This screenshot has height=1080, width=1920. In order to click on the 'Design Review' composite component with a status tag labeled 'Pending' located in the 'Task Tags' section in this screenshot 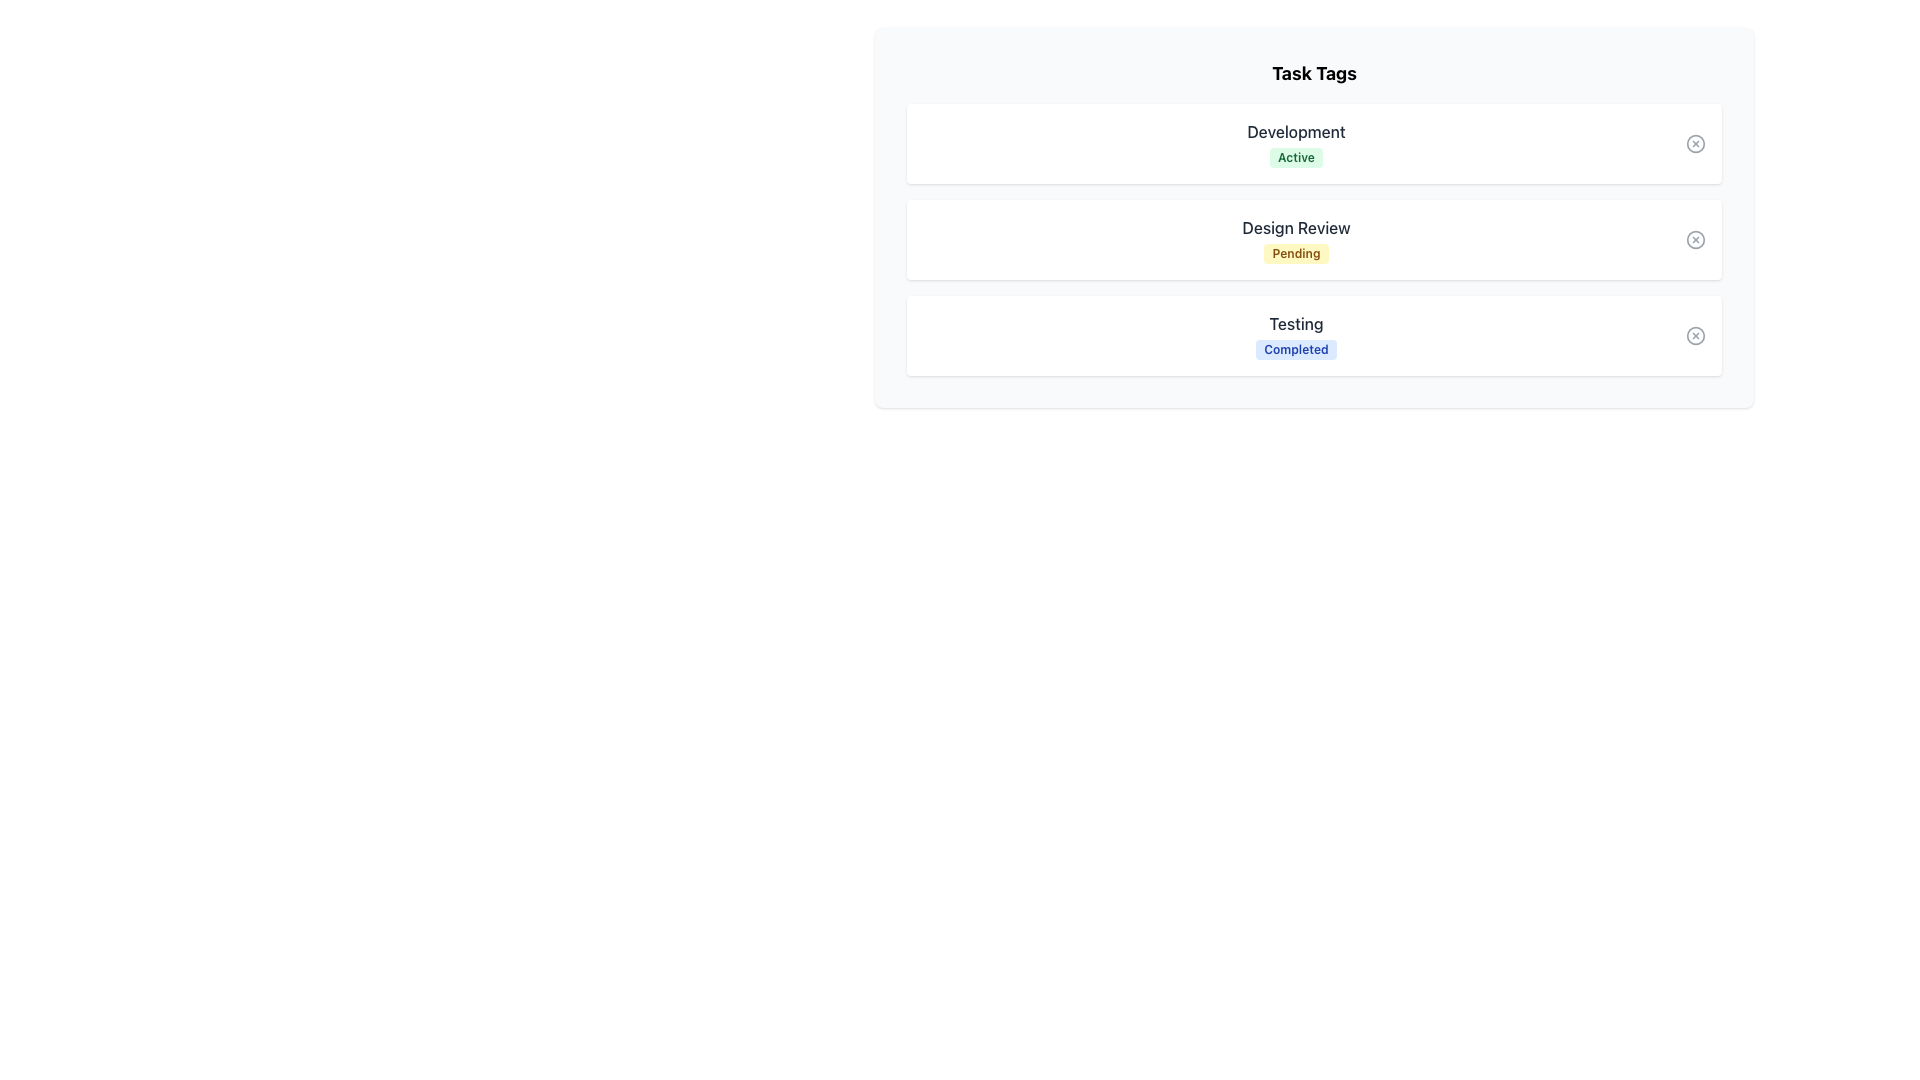, I will do `click(1296, 238)`.